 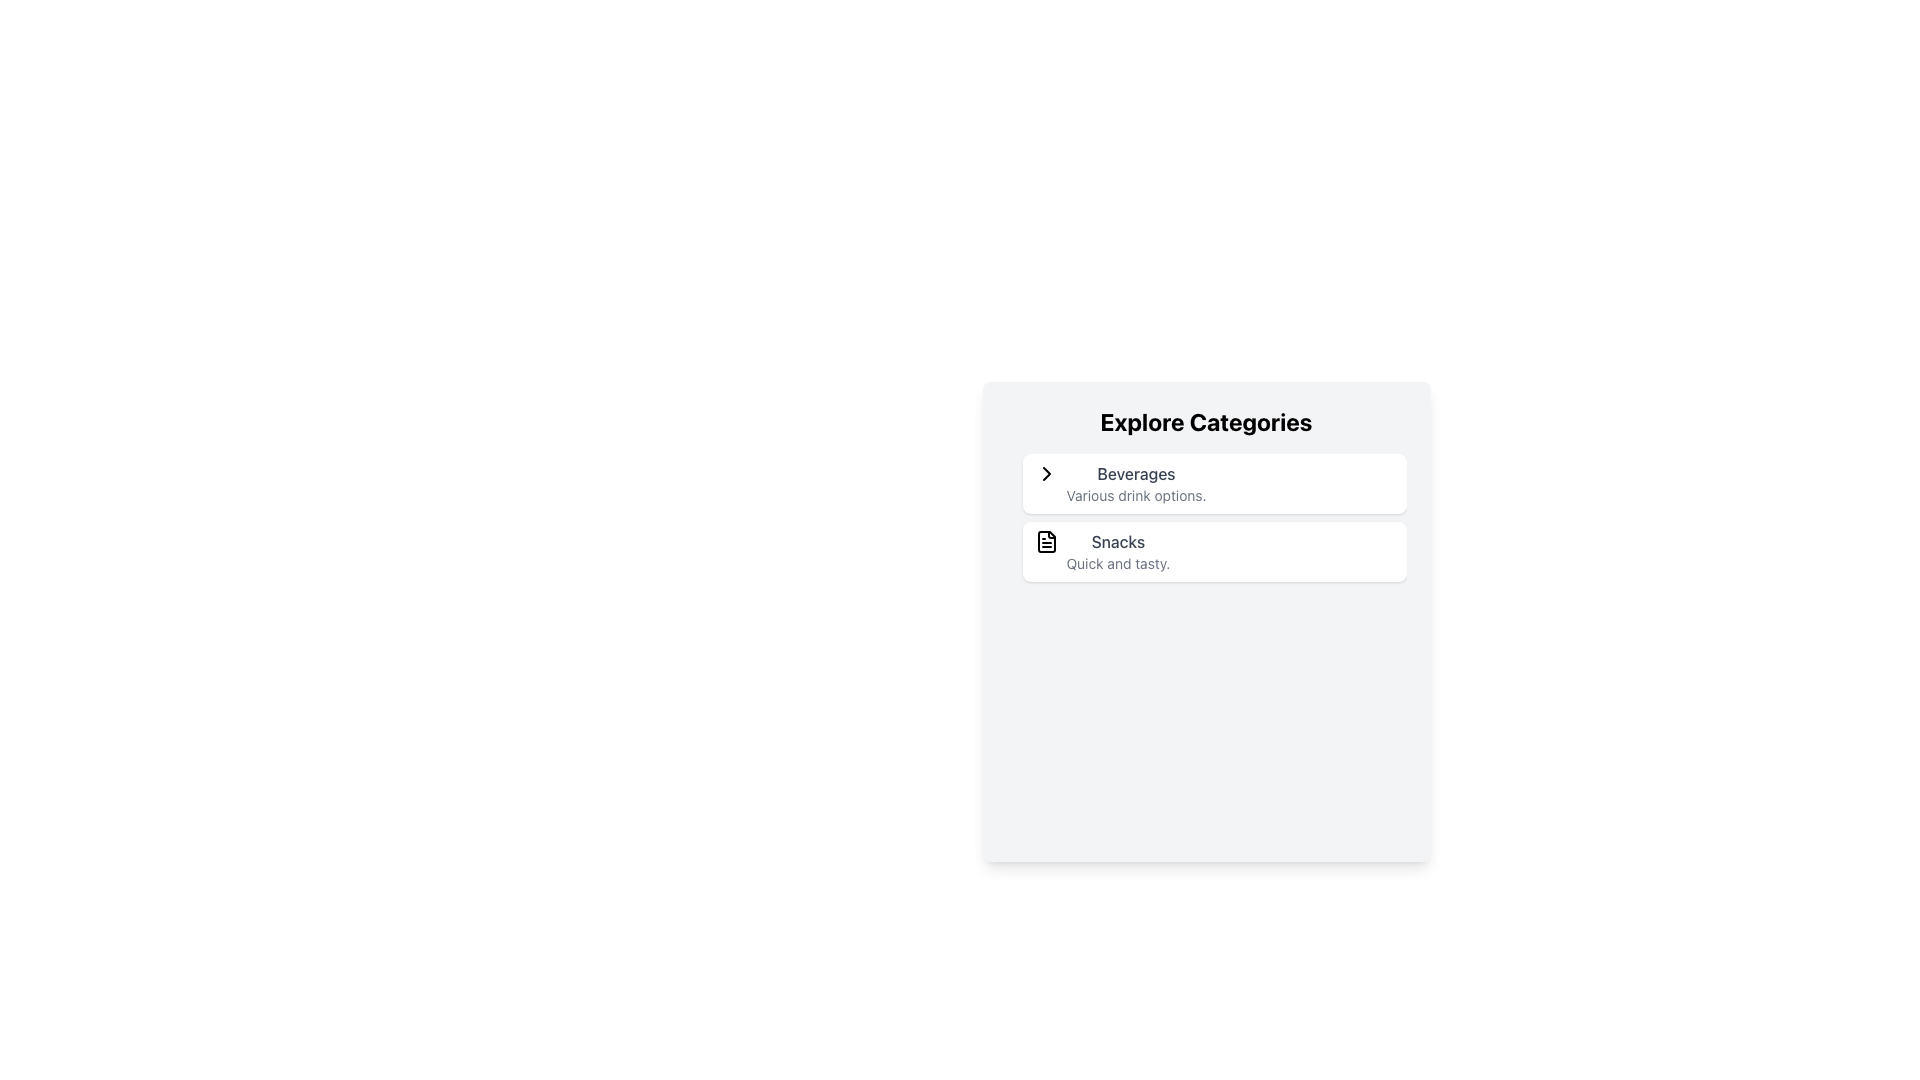 What do you see at coordinates (1205, 420) in the screenshot?
I see `the bold, large-sized text element that reads 'Explore Categories', located at the top center of the card with a light gray background` at bounding box center [1205, 420].